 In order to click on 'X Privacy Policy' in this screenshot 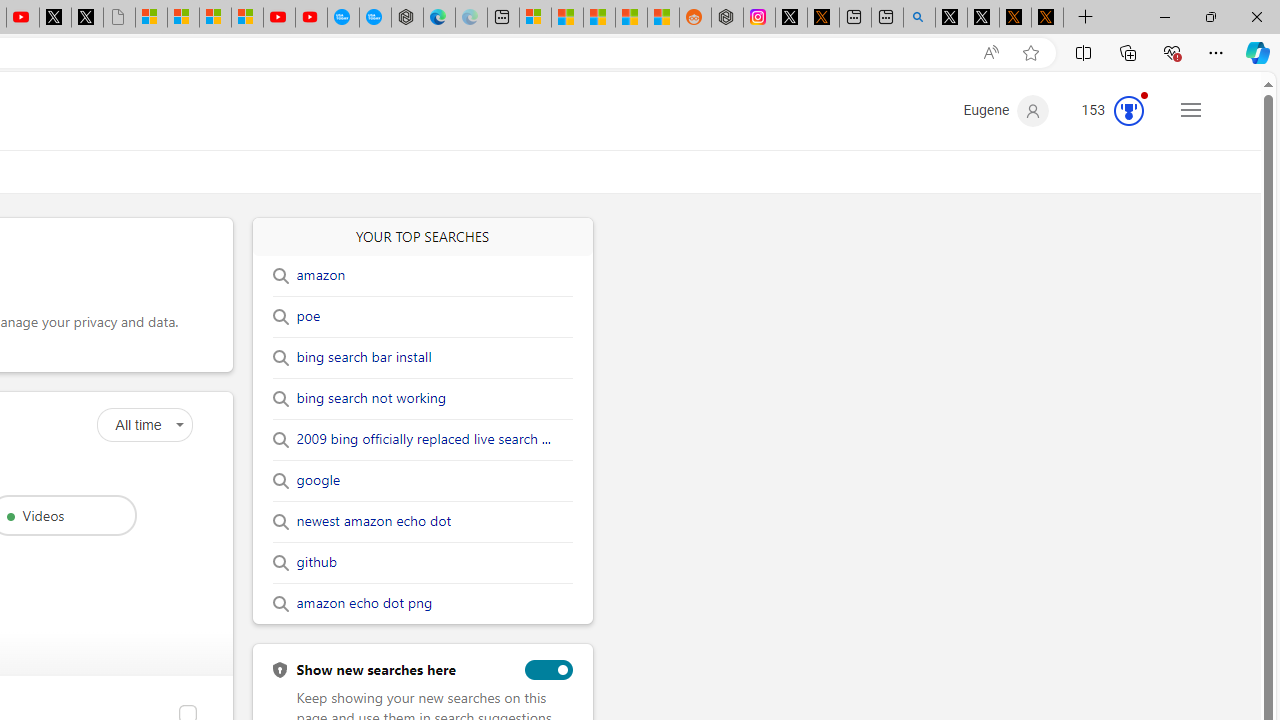, I will do `click(1046, 17)`.